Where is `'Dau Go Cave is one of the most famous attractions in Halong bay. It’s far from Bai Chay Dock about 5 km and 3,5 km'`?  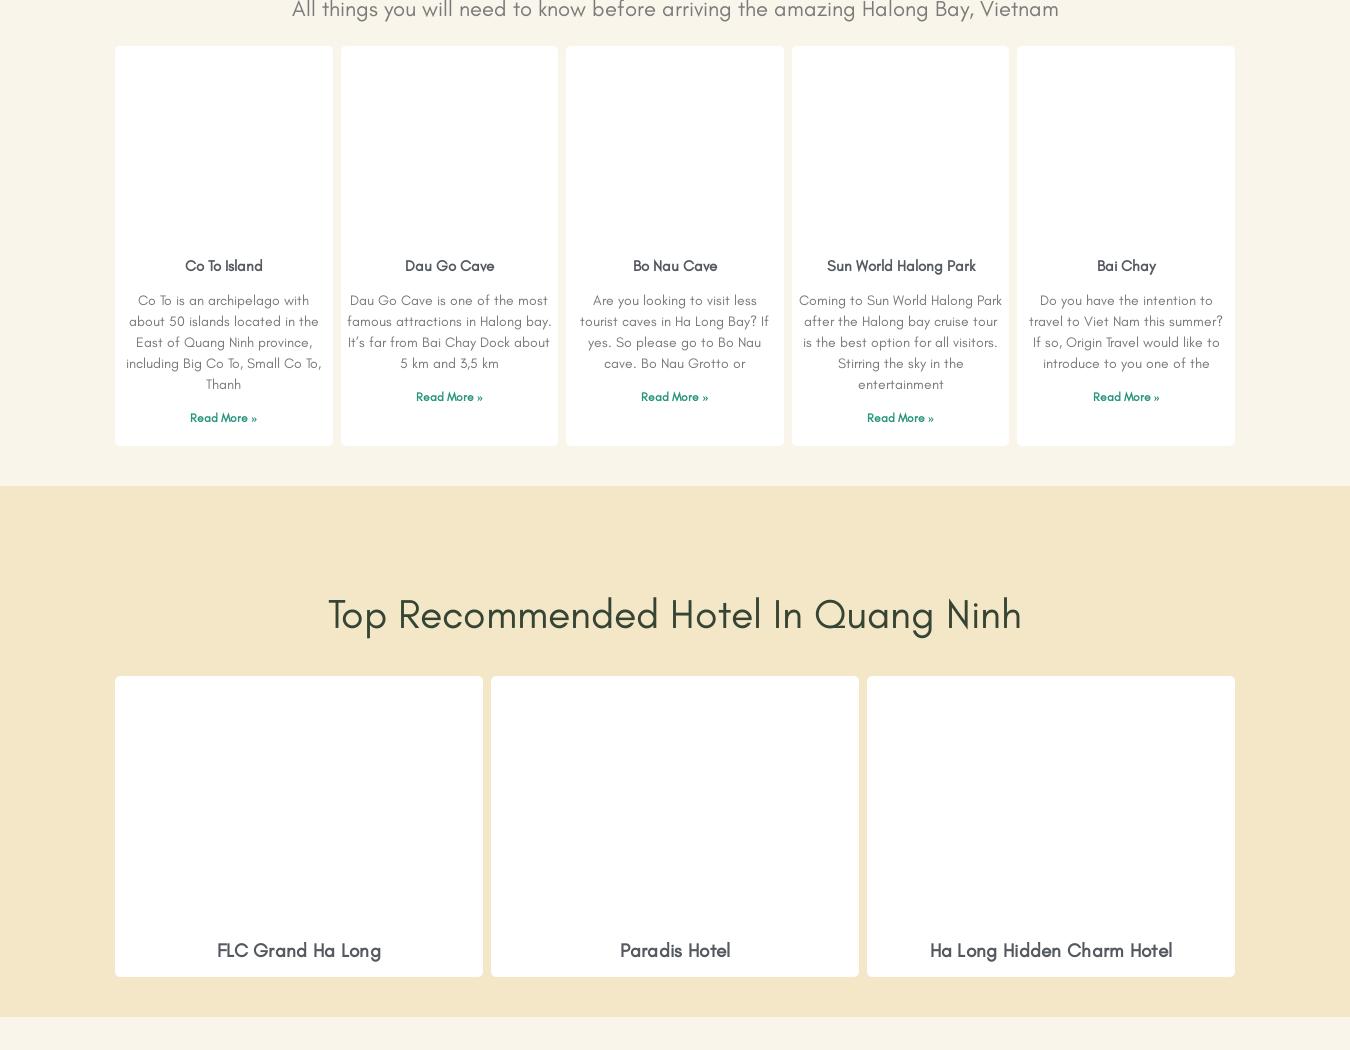 'Dau Go Cave is one of the most famous attractions in Halong bay. It’s far from Bai Chay Dock about 5 km and 3,5 km' is located at coordinates (346, 330).